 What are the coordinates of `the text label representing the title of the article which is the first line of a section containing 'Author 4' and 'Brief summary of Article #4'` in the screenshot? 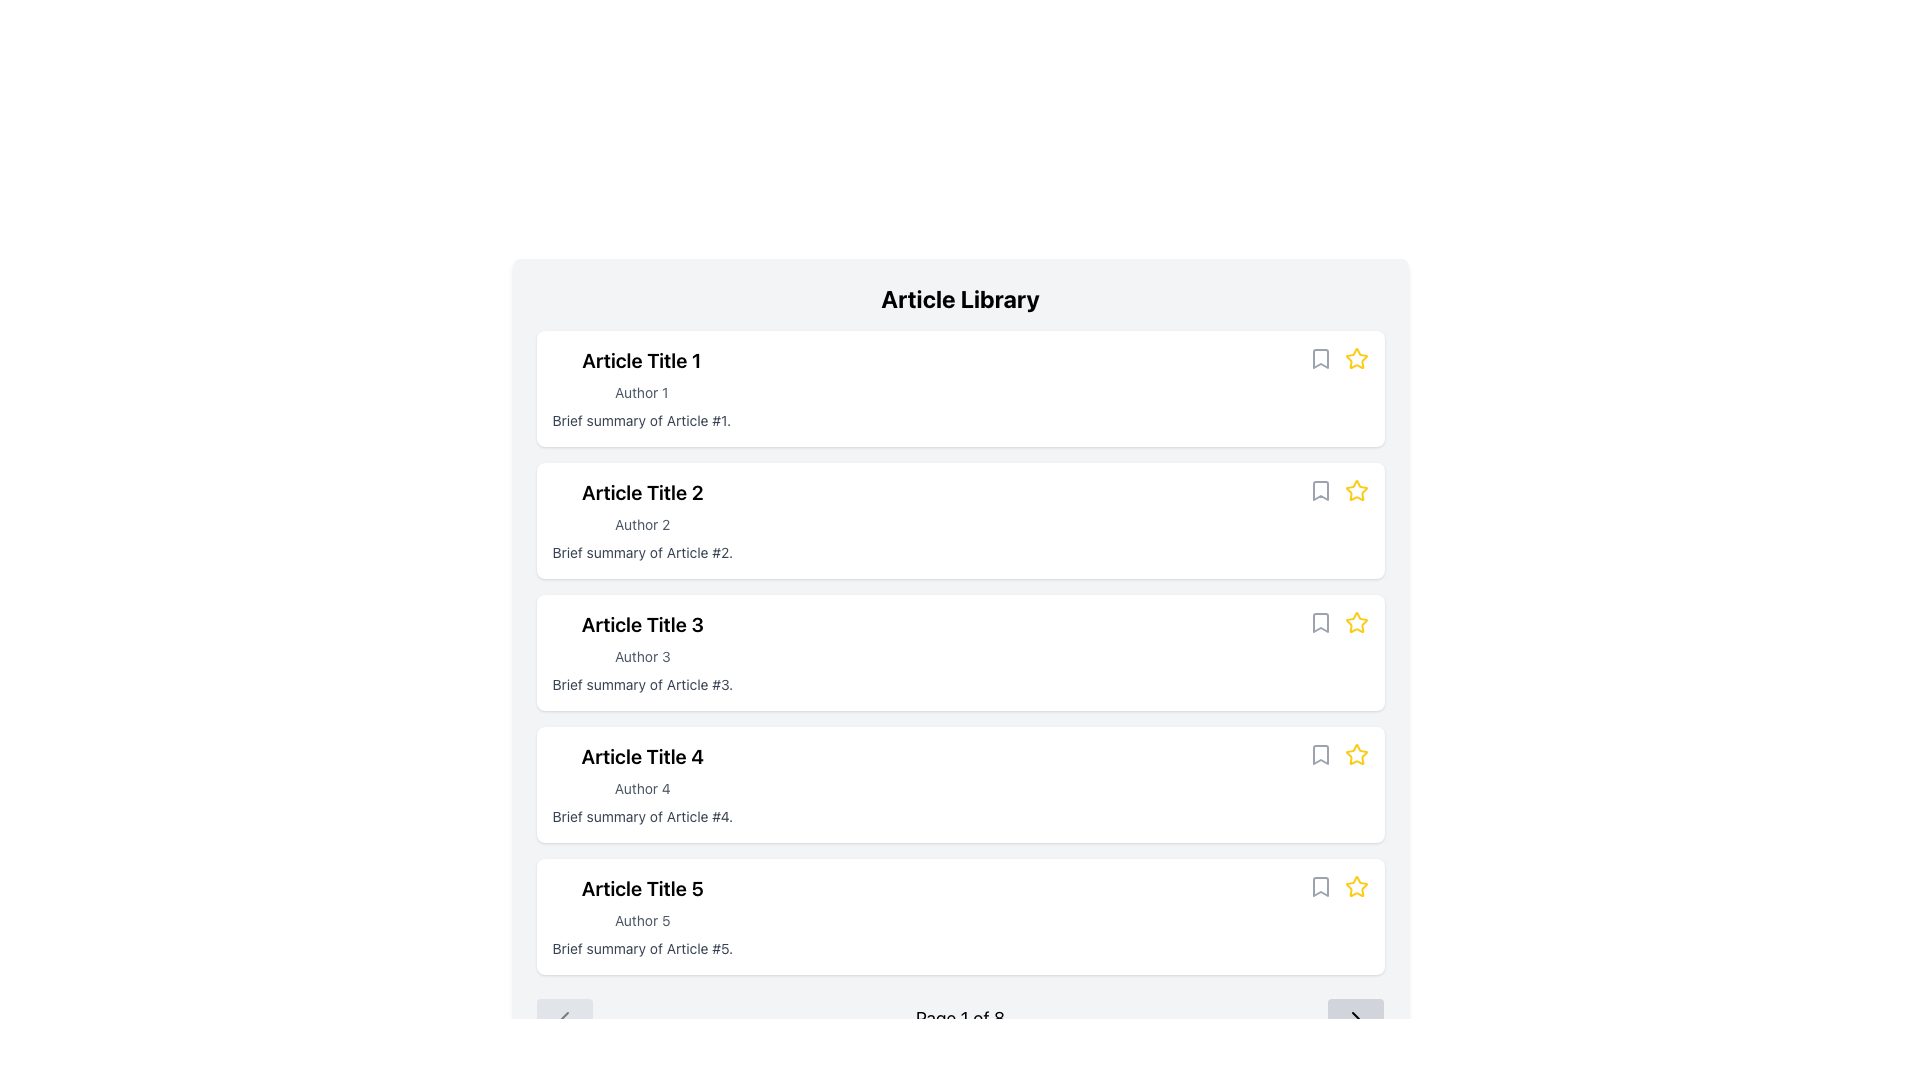 It's located at (642, 756).